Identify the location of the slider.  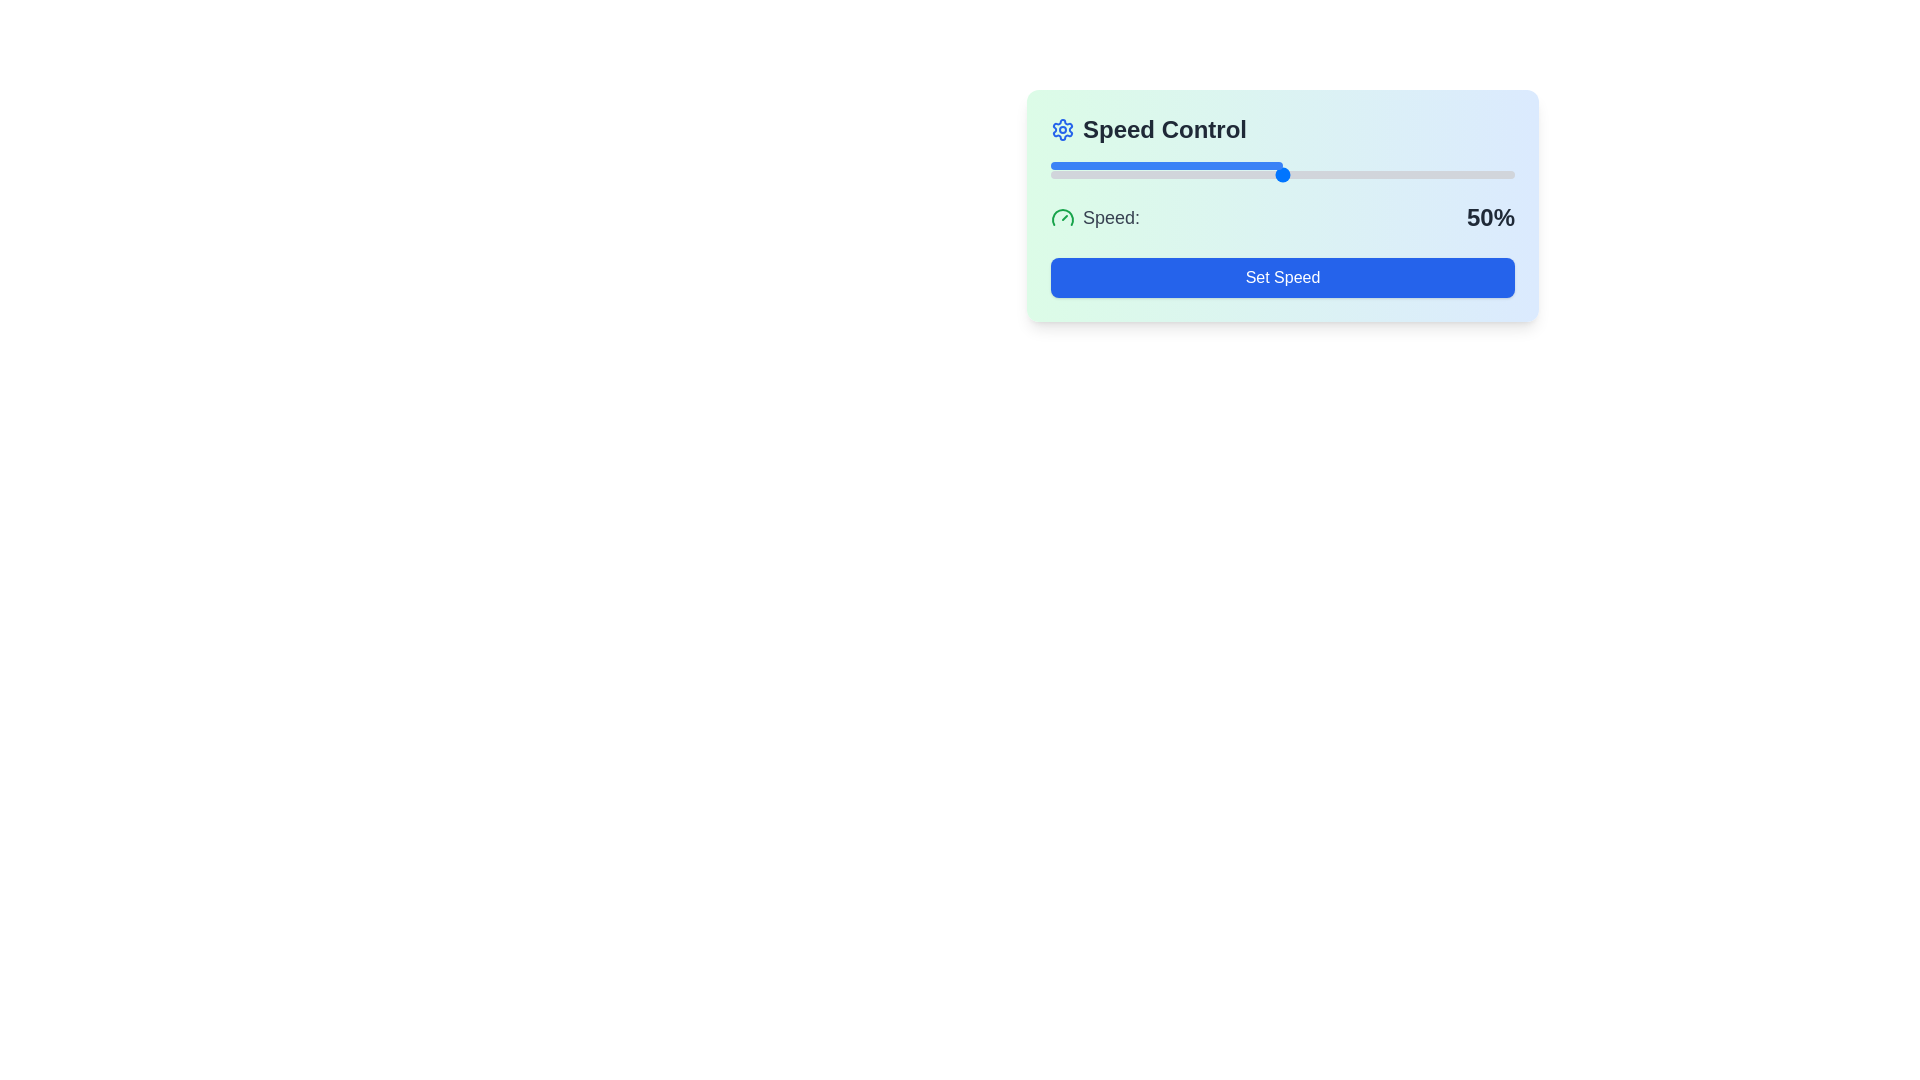
(1329, 173).